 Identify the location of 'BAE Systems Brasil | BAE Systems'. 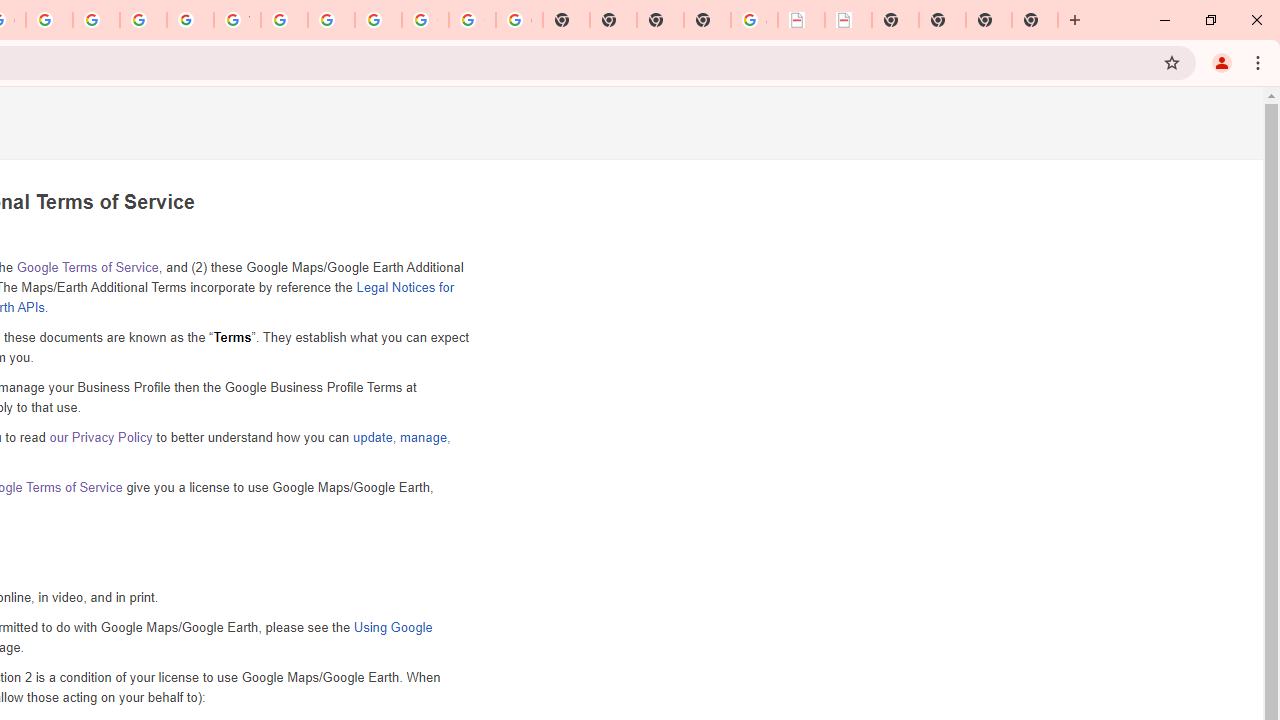
(848, 20).